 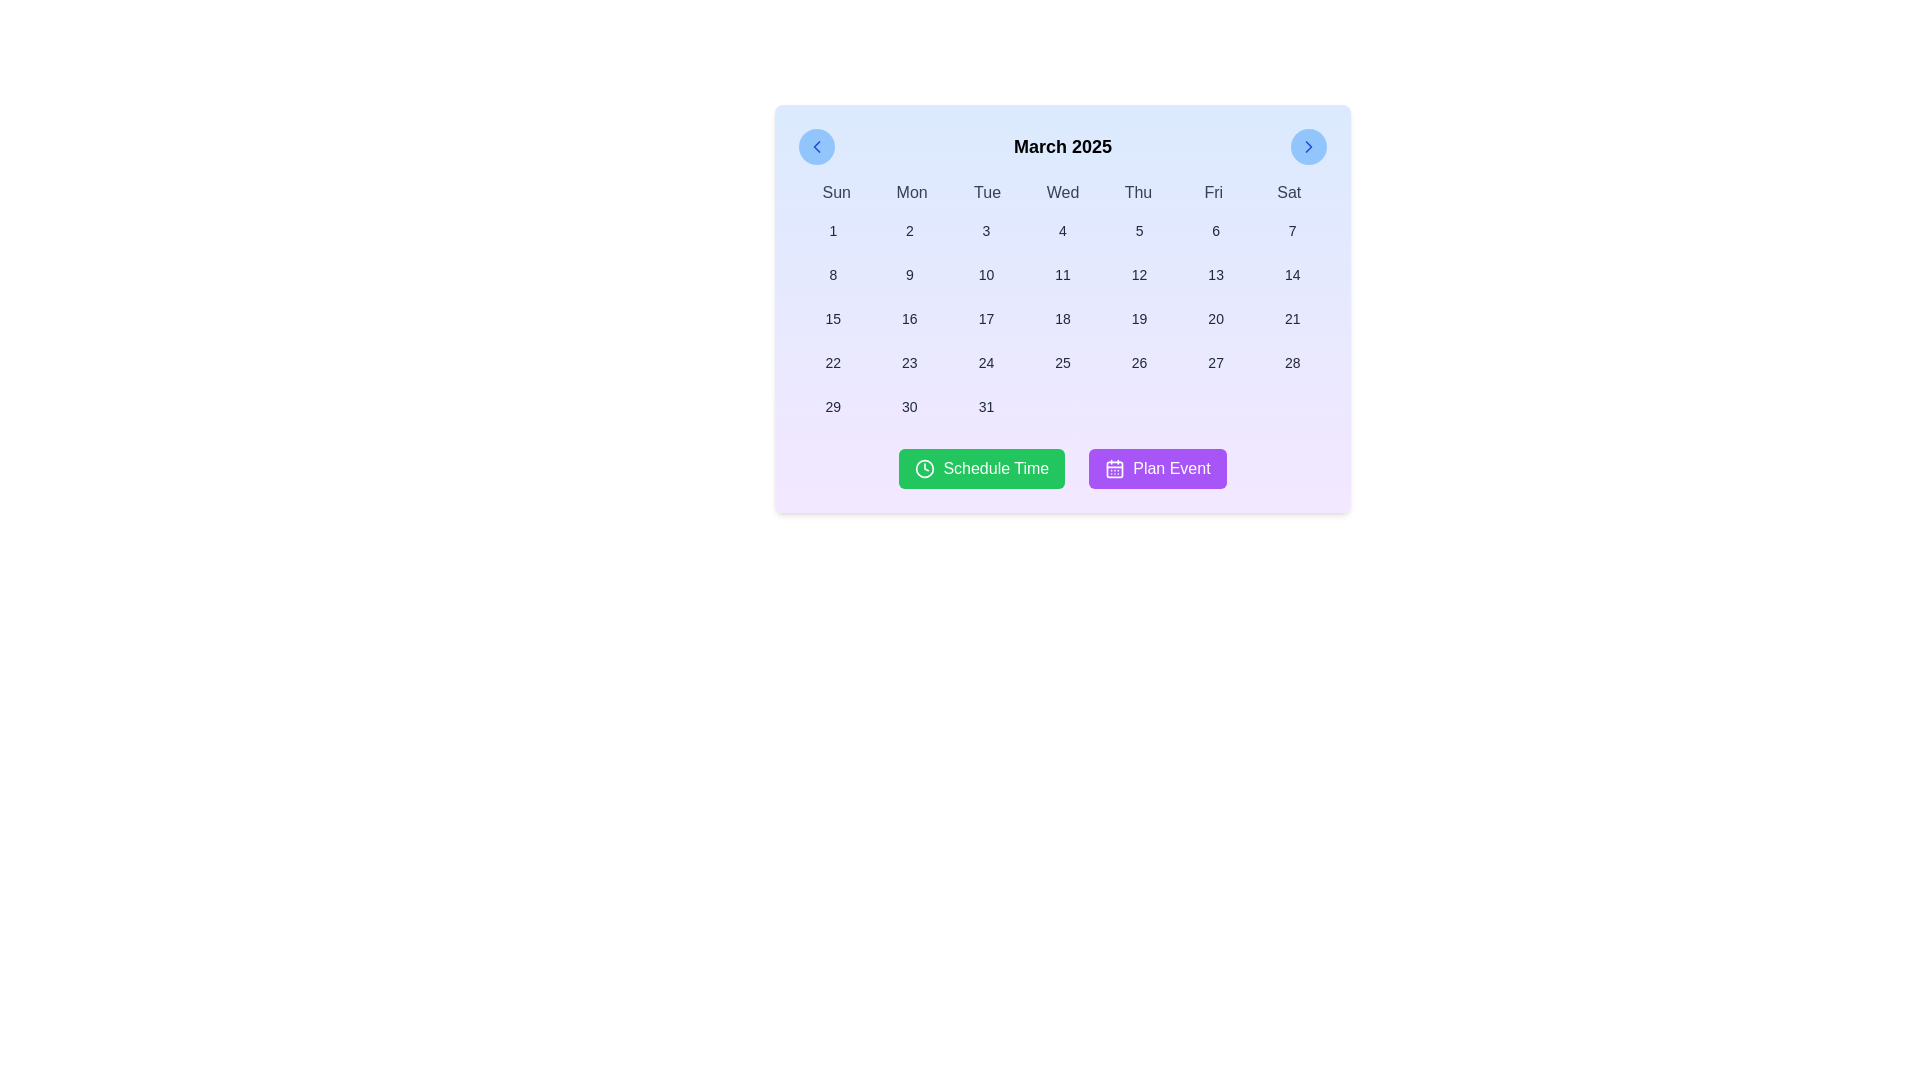 I want to click on the circular button with a soft blue background and a leftward-pointing blue chevron icon, so click(x=816, y=145).